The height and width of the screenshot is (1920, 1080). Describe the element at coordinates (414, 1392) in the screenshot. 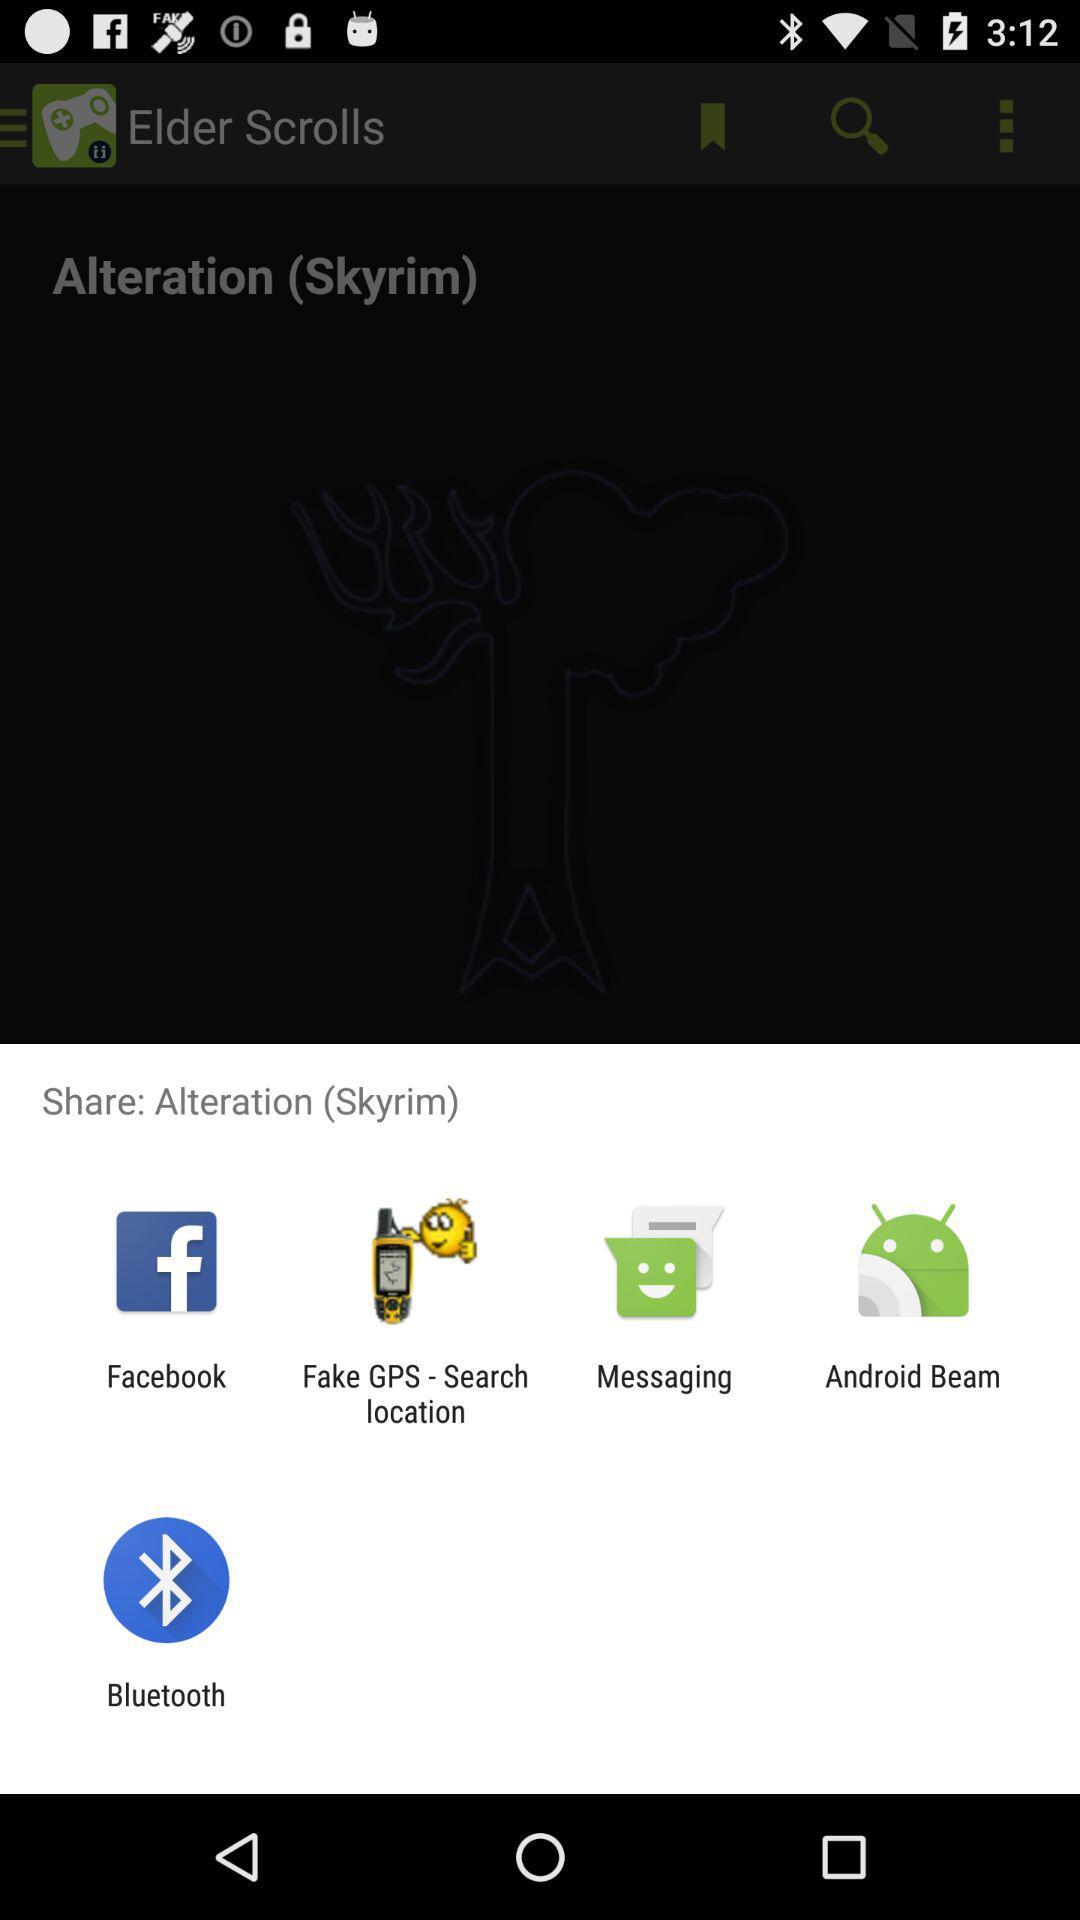

I see `the icon to the left of the messaging` at that location.